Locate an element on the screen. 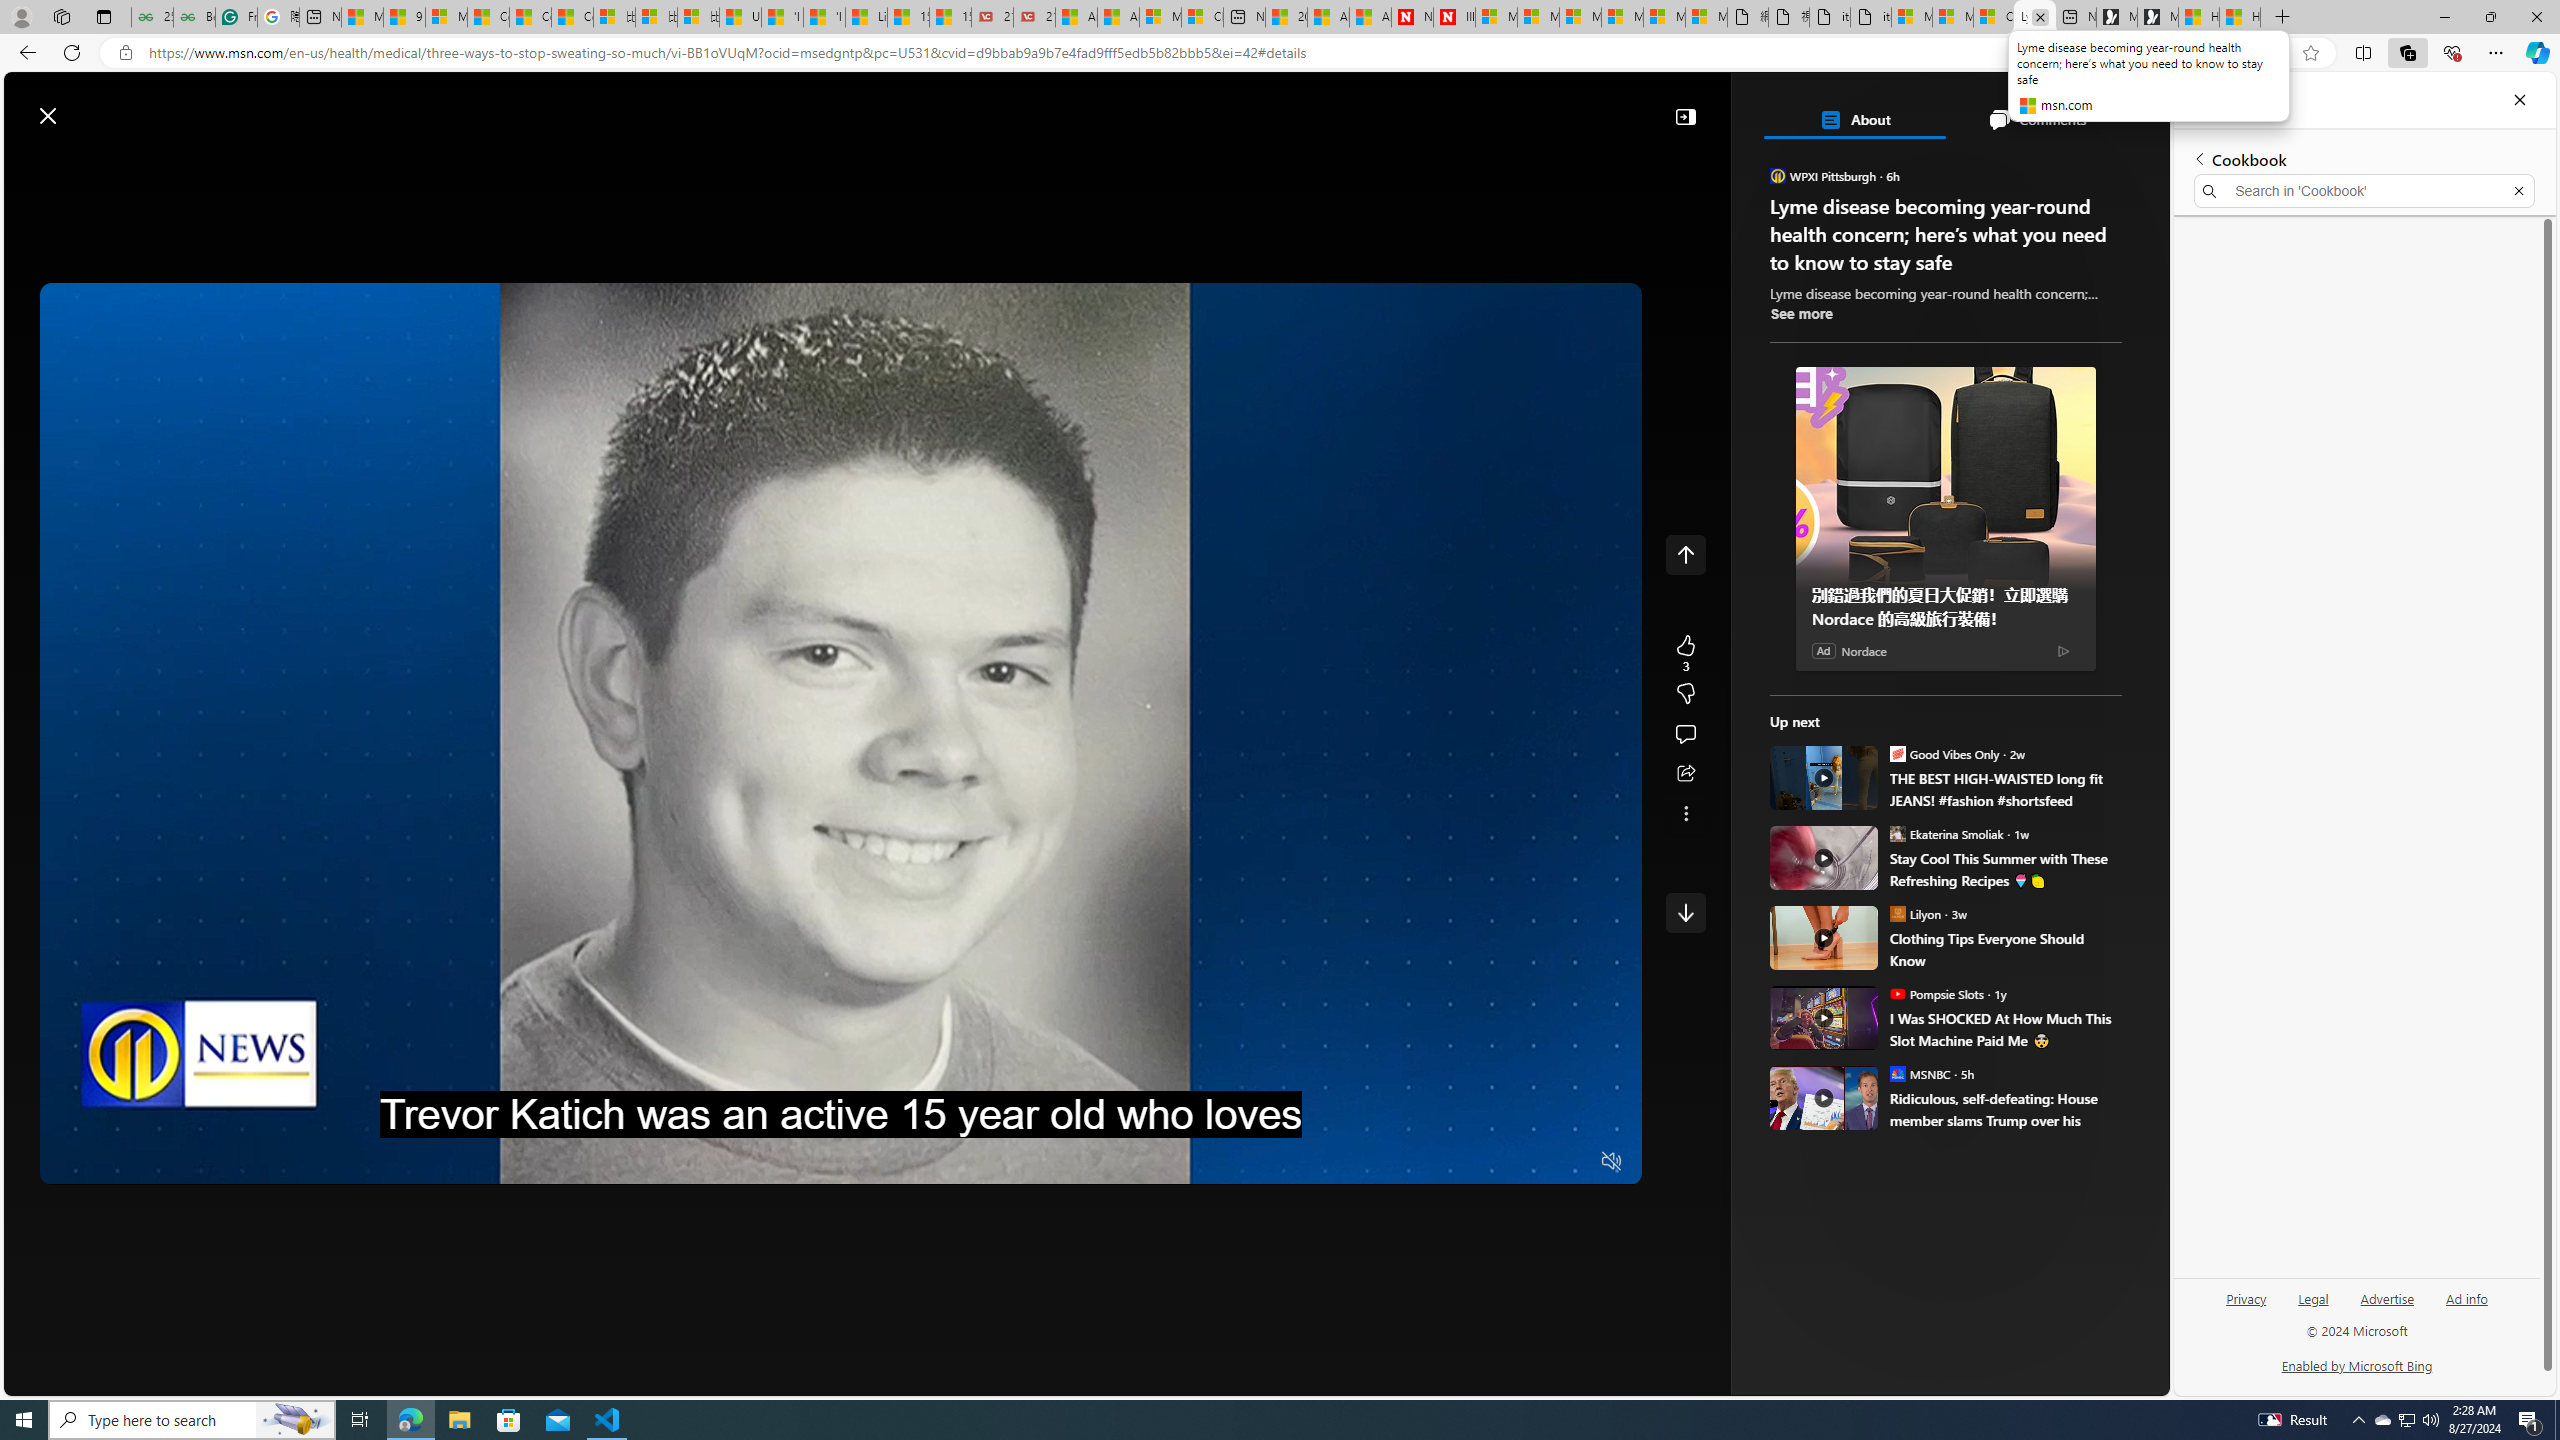  'Illness news & latest pictures from Newsweek.com' is located at coordinates (1455, 16).